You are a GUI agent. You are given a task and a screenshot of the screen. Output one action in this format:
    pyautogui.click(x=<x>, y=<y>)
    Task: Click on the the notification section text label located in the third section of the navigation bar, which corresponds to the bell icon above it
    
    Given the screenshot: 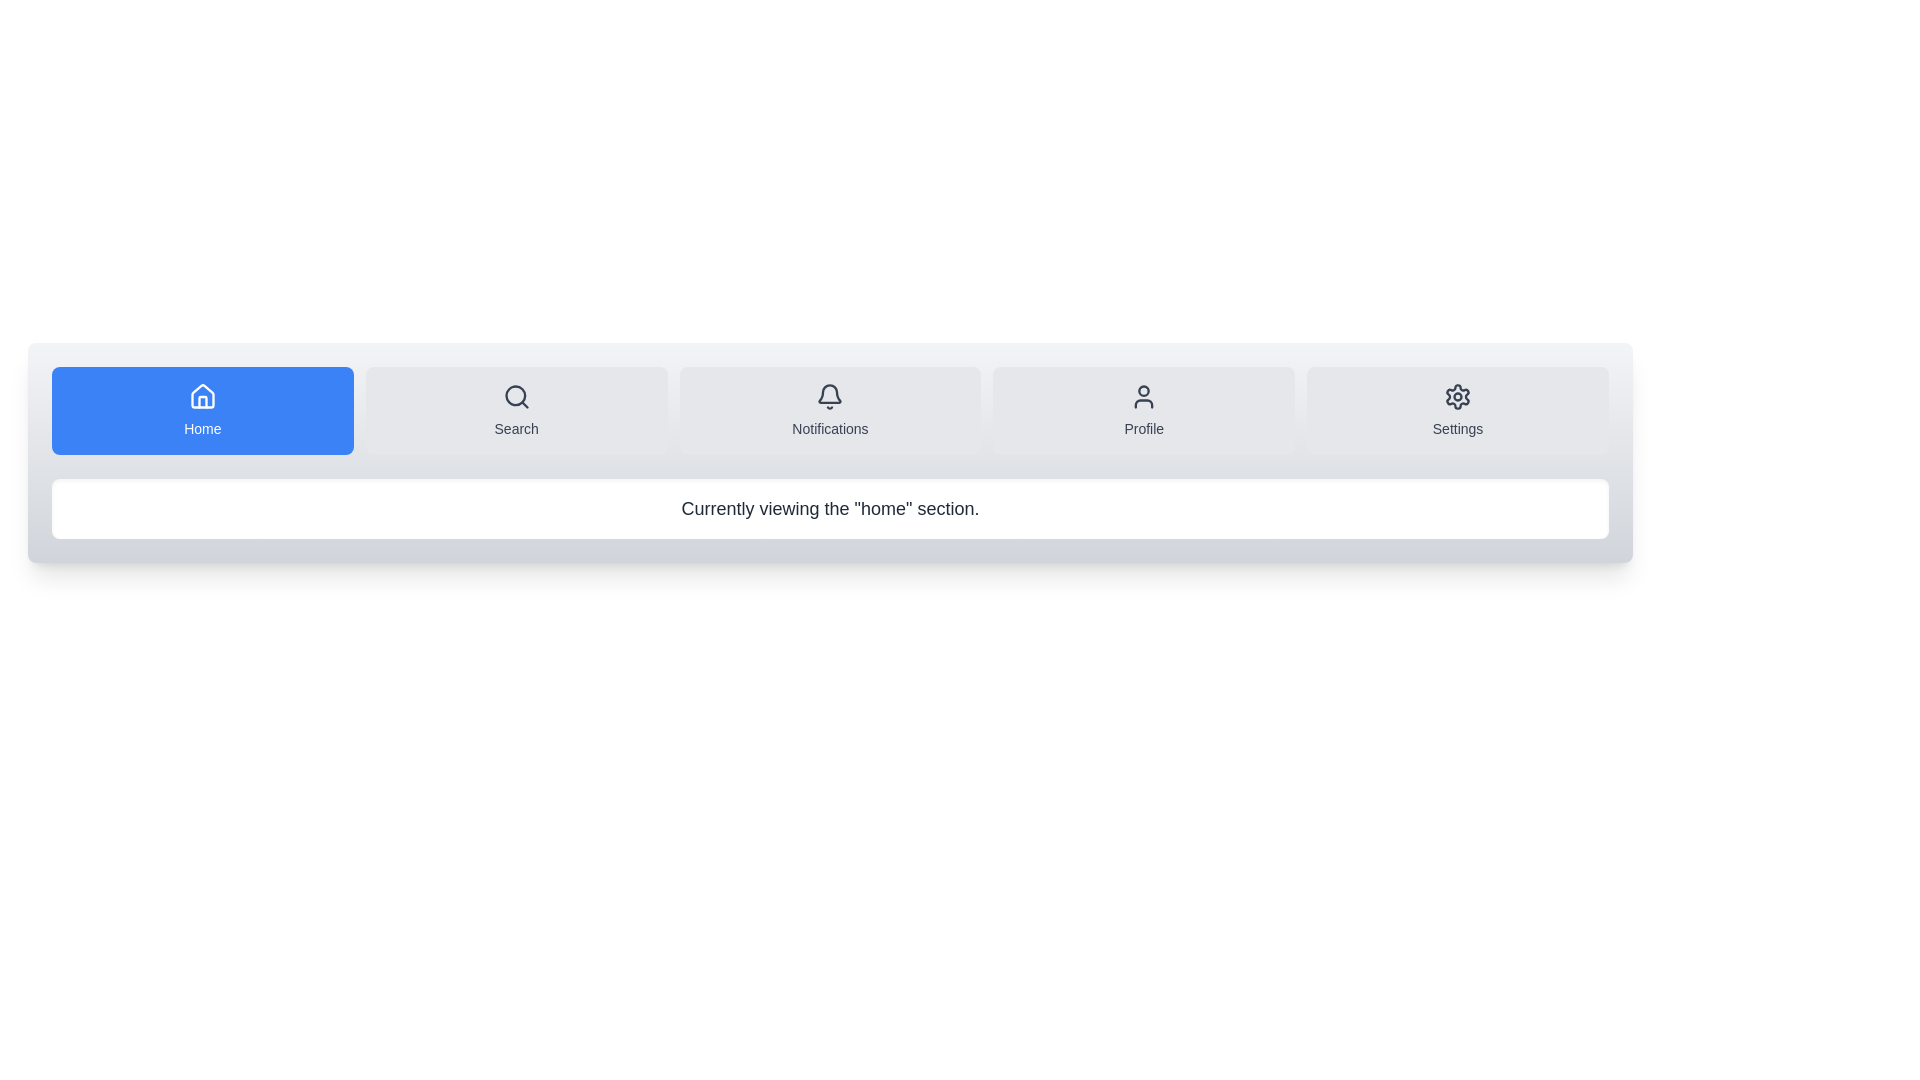 What is the action you would take?
    pyautogui.click(x=830, y=427)
    